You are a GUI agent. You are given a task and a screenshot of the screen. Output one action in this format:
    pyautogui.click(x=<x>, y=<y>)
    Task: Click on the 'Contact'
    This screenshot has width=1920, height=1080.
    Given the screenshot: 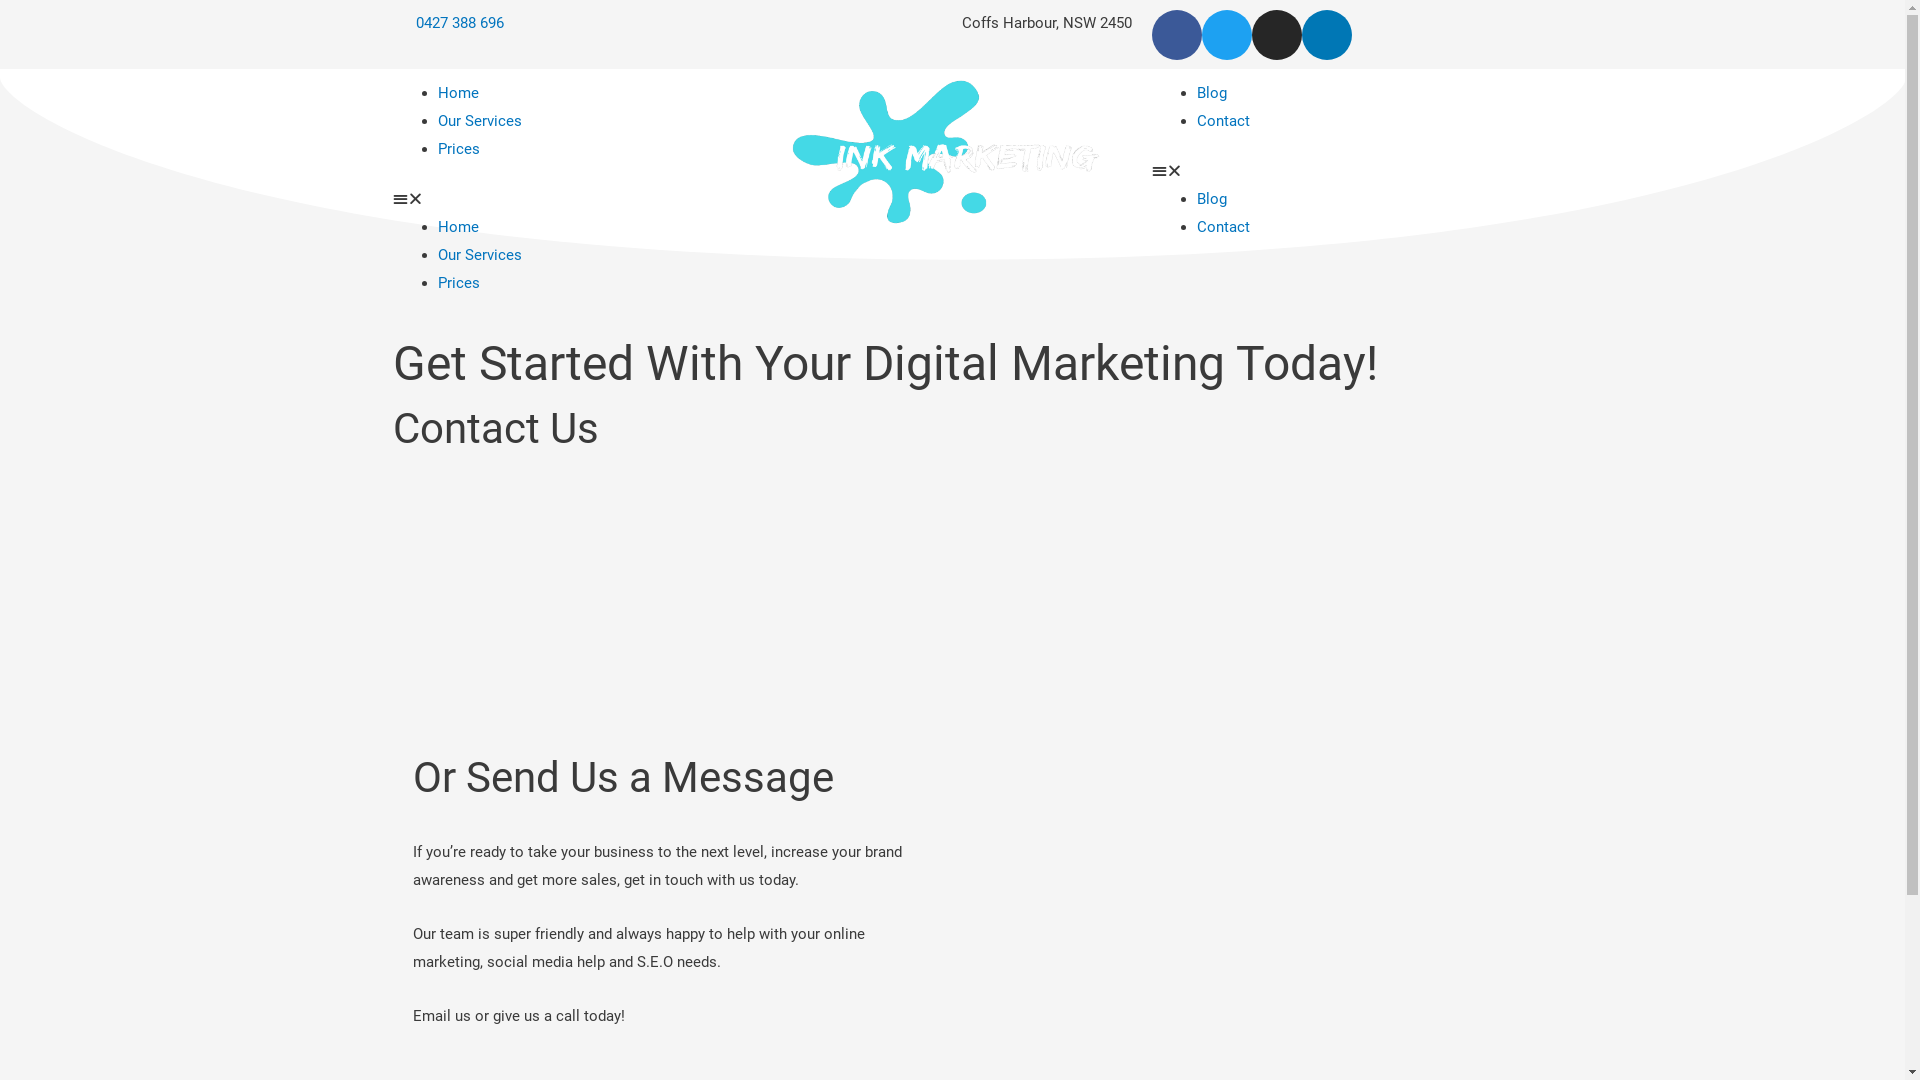 What is the action you would take?
    pyautogui.click(x=1196, y=120)
    